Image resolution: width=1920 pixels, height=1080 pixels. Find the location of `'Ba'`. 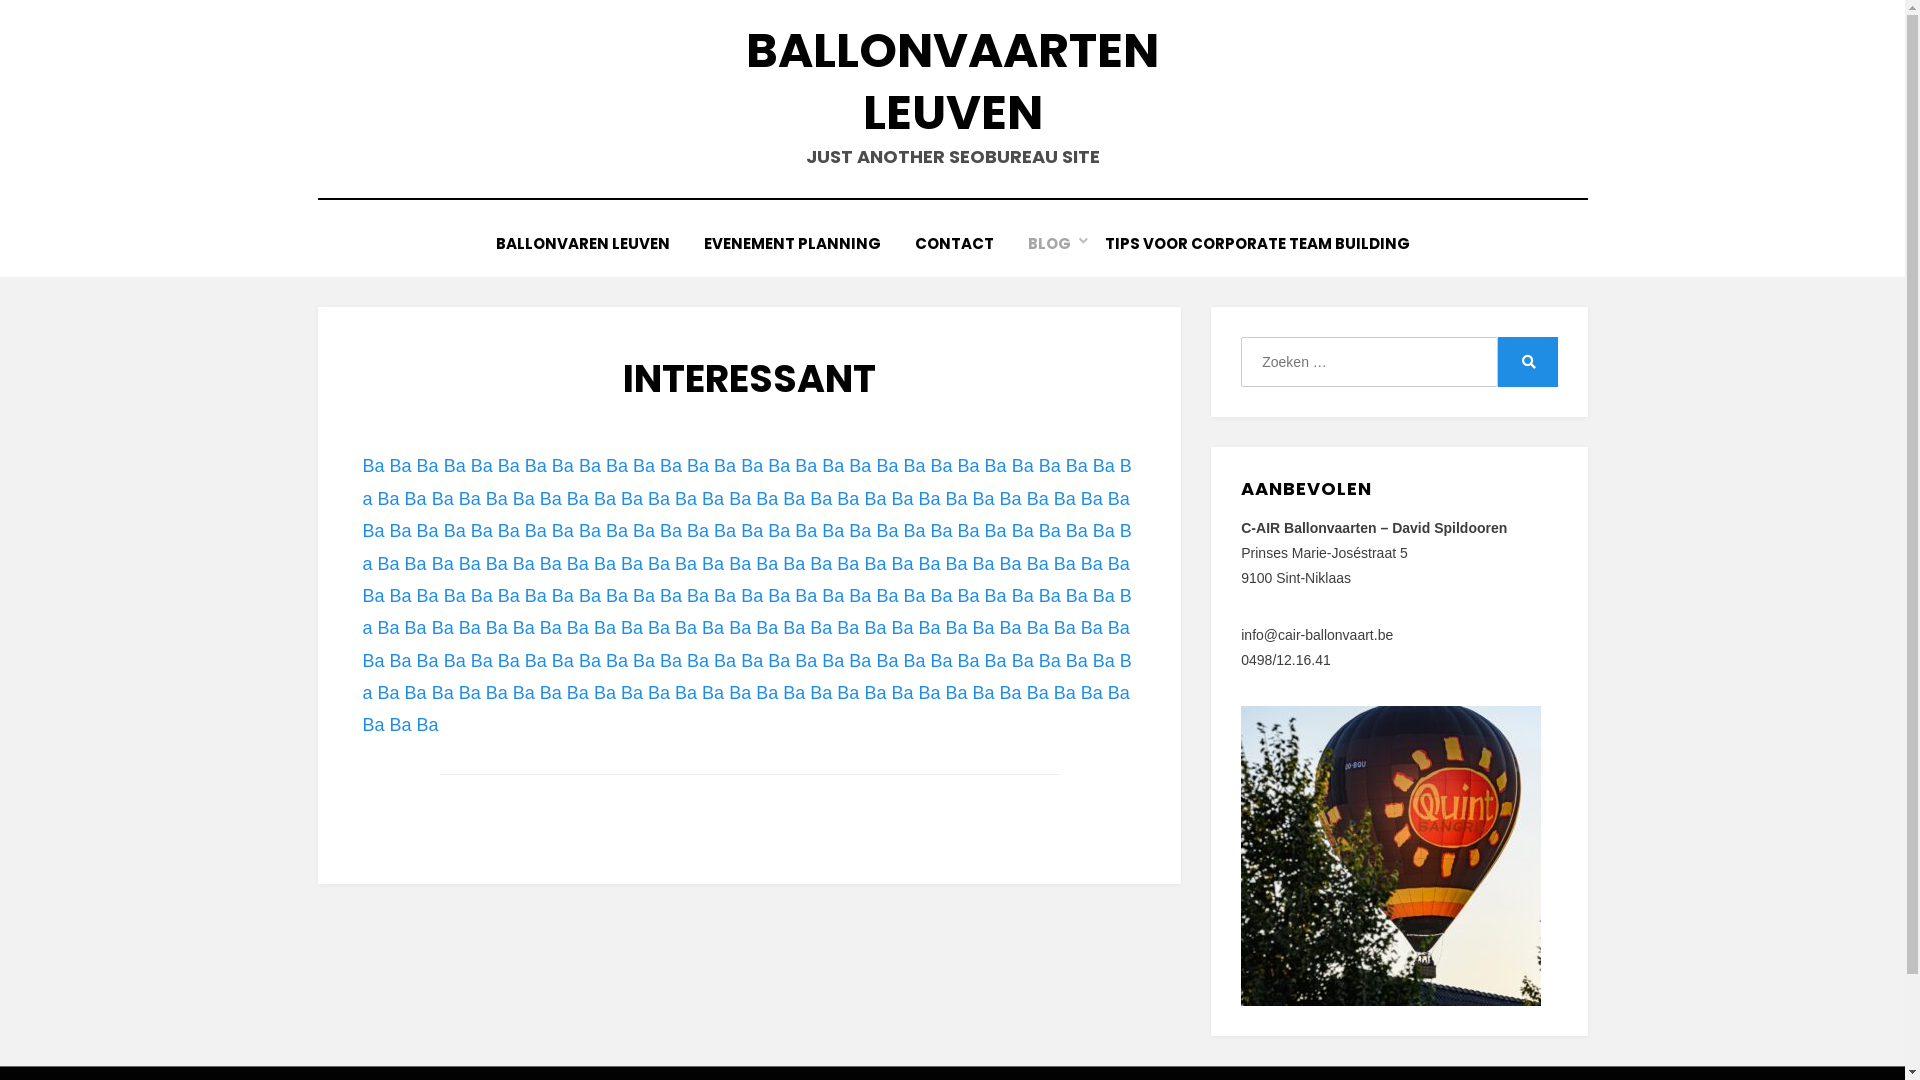

'Ba' is located at coordinates (1038, 530).